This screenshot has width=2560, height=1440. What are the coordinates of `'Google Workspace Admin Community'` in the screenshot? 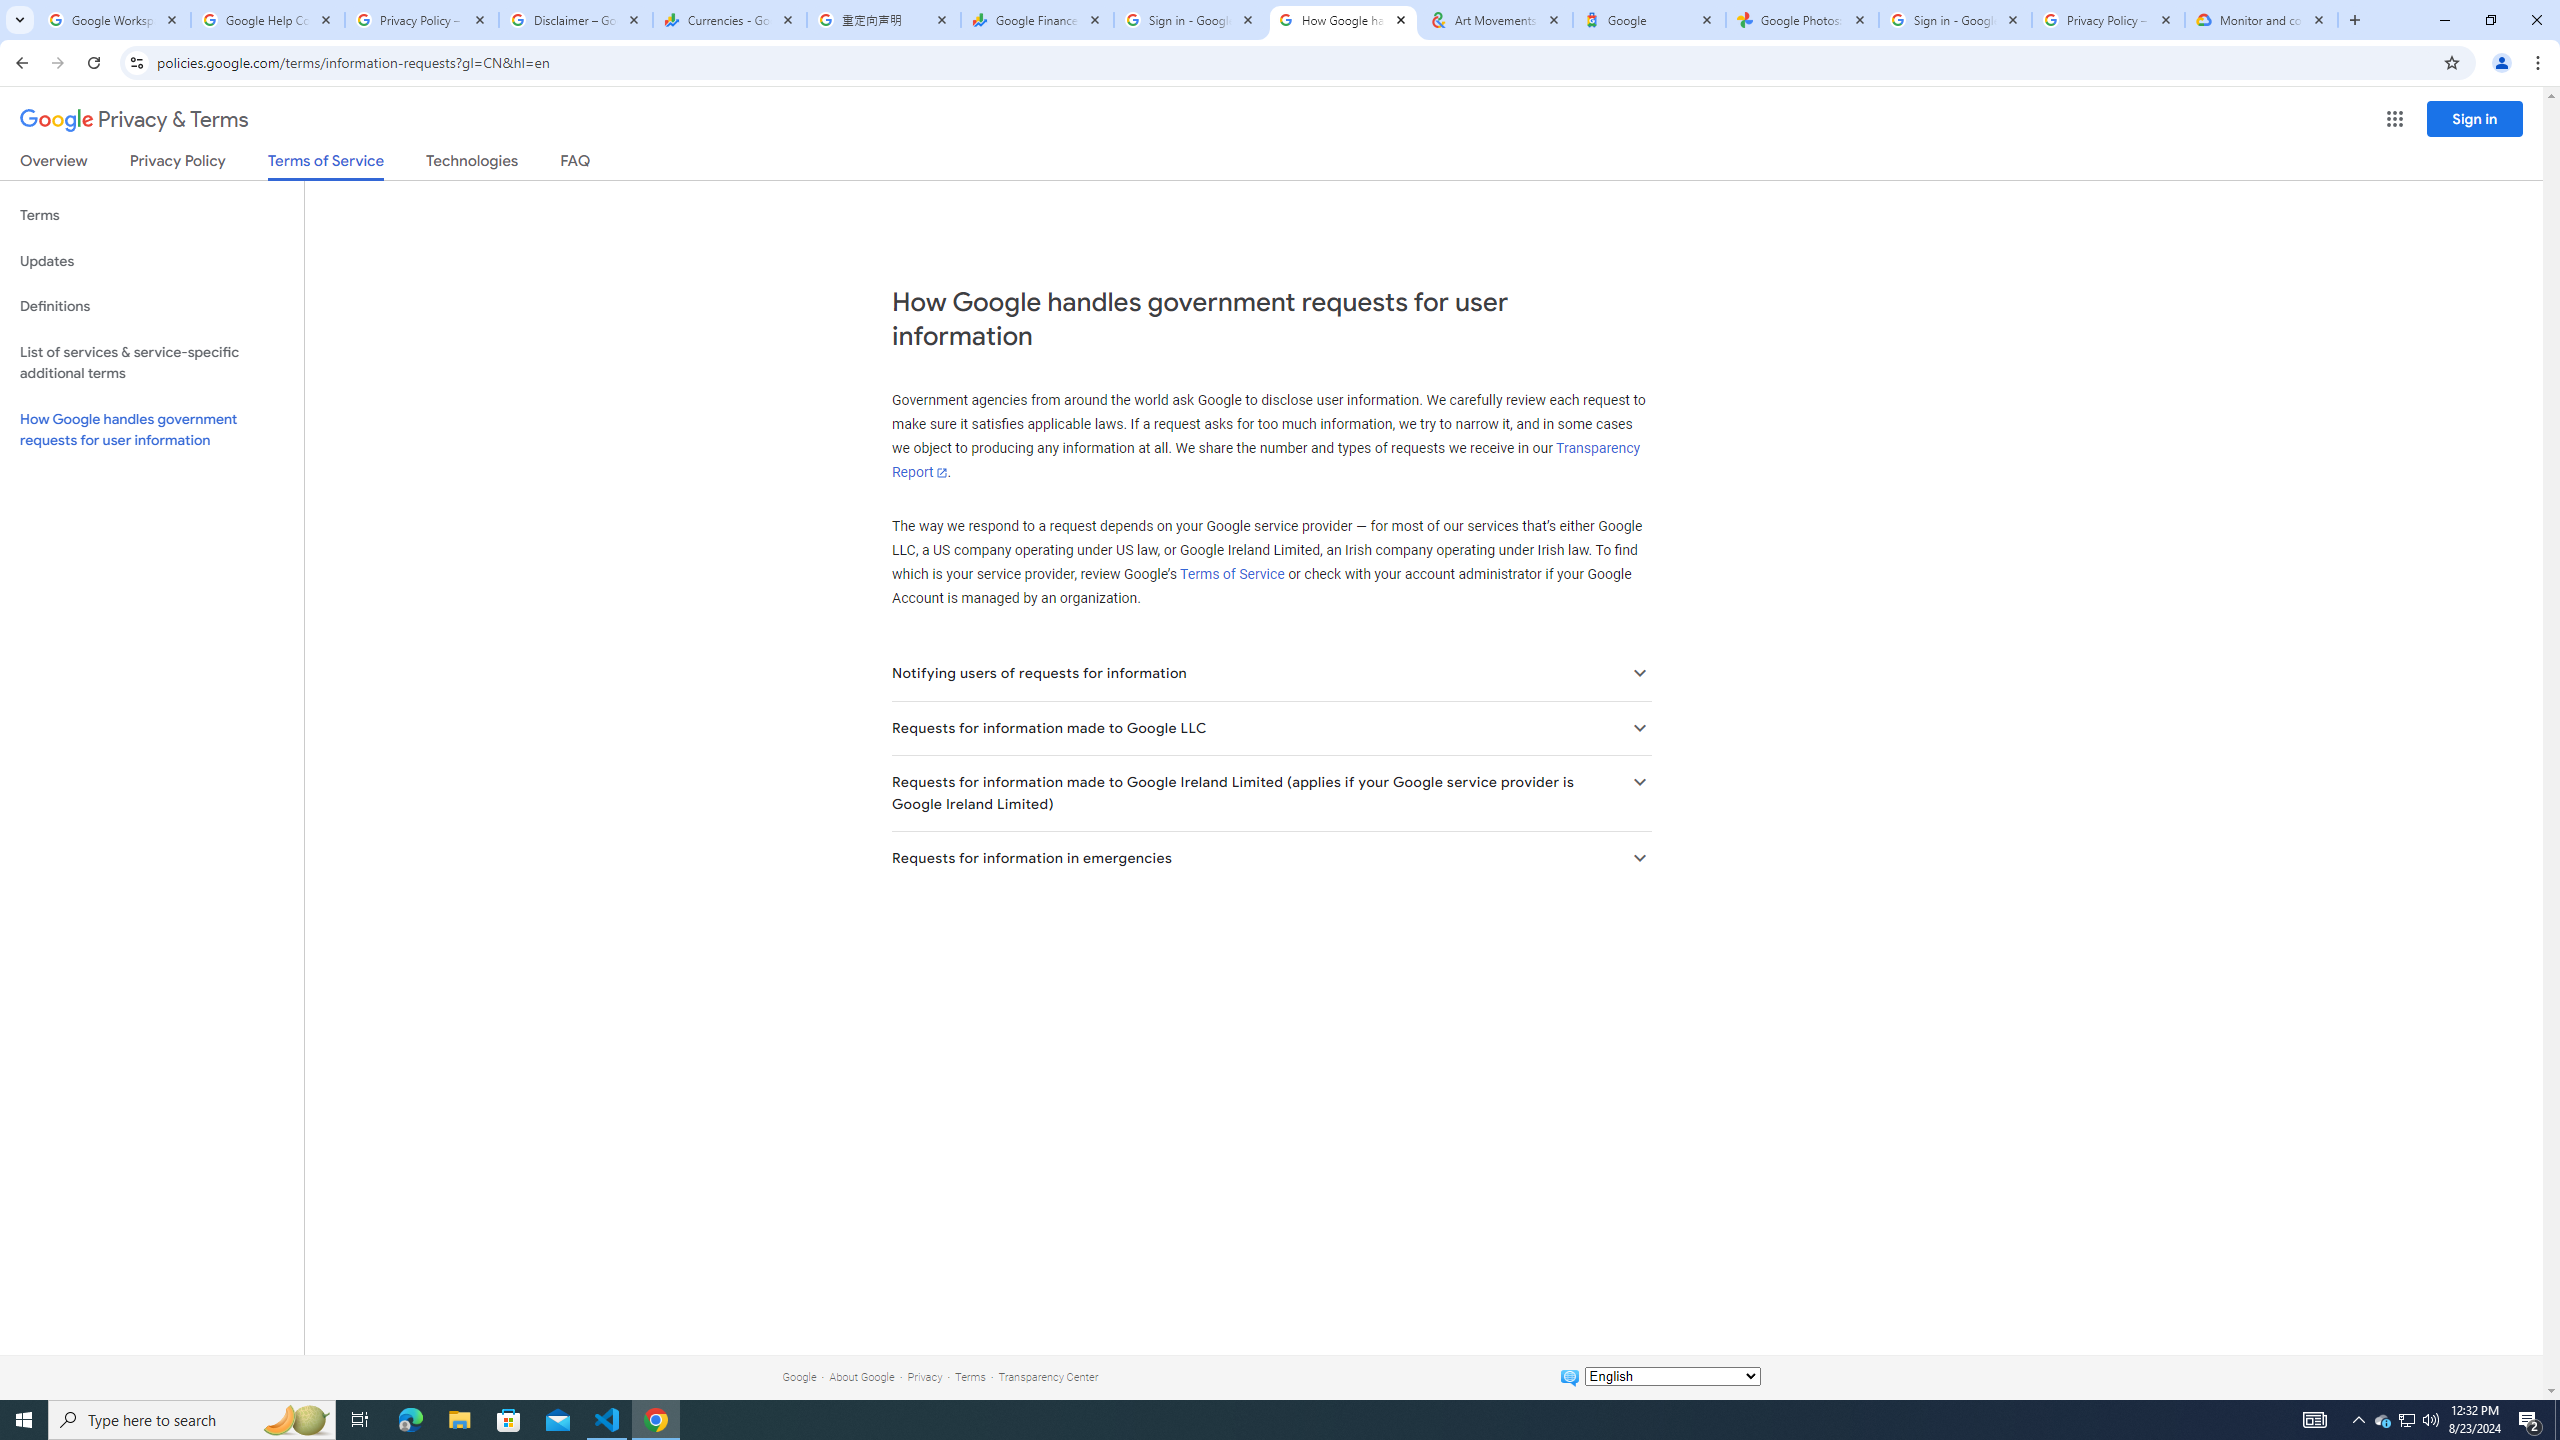 It's located at (113, 19).